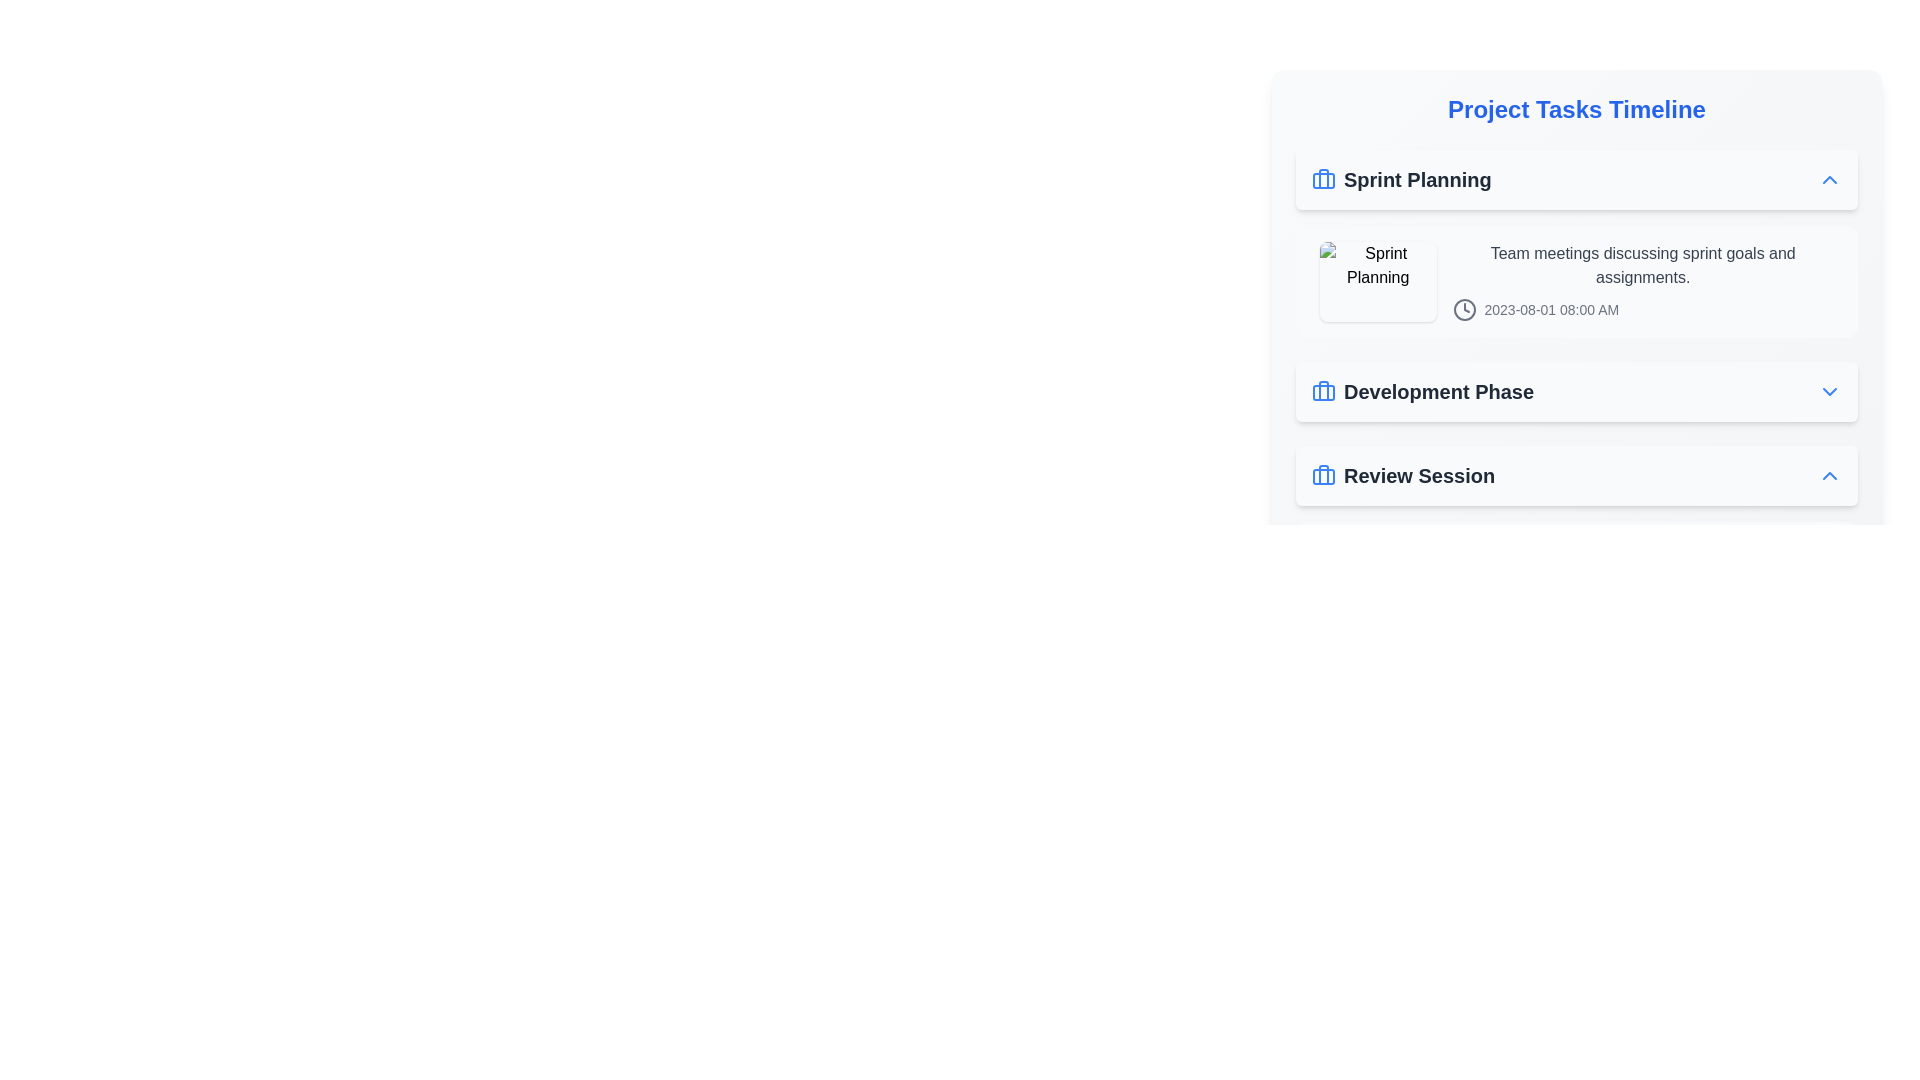 The height and width of the screenshot is (1080, 1920). What do you see at coordinates (1324, 392) in the screenshot?
I see `the blue briefcase icon located to the left of the 'Development Phase' label in the 'Project Tasks Timeline' section` at bounding box center [1324, 392].